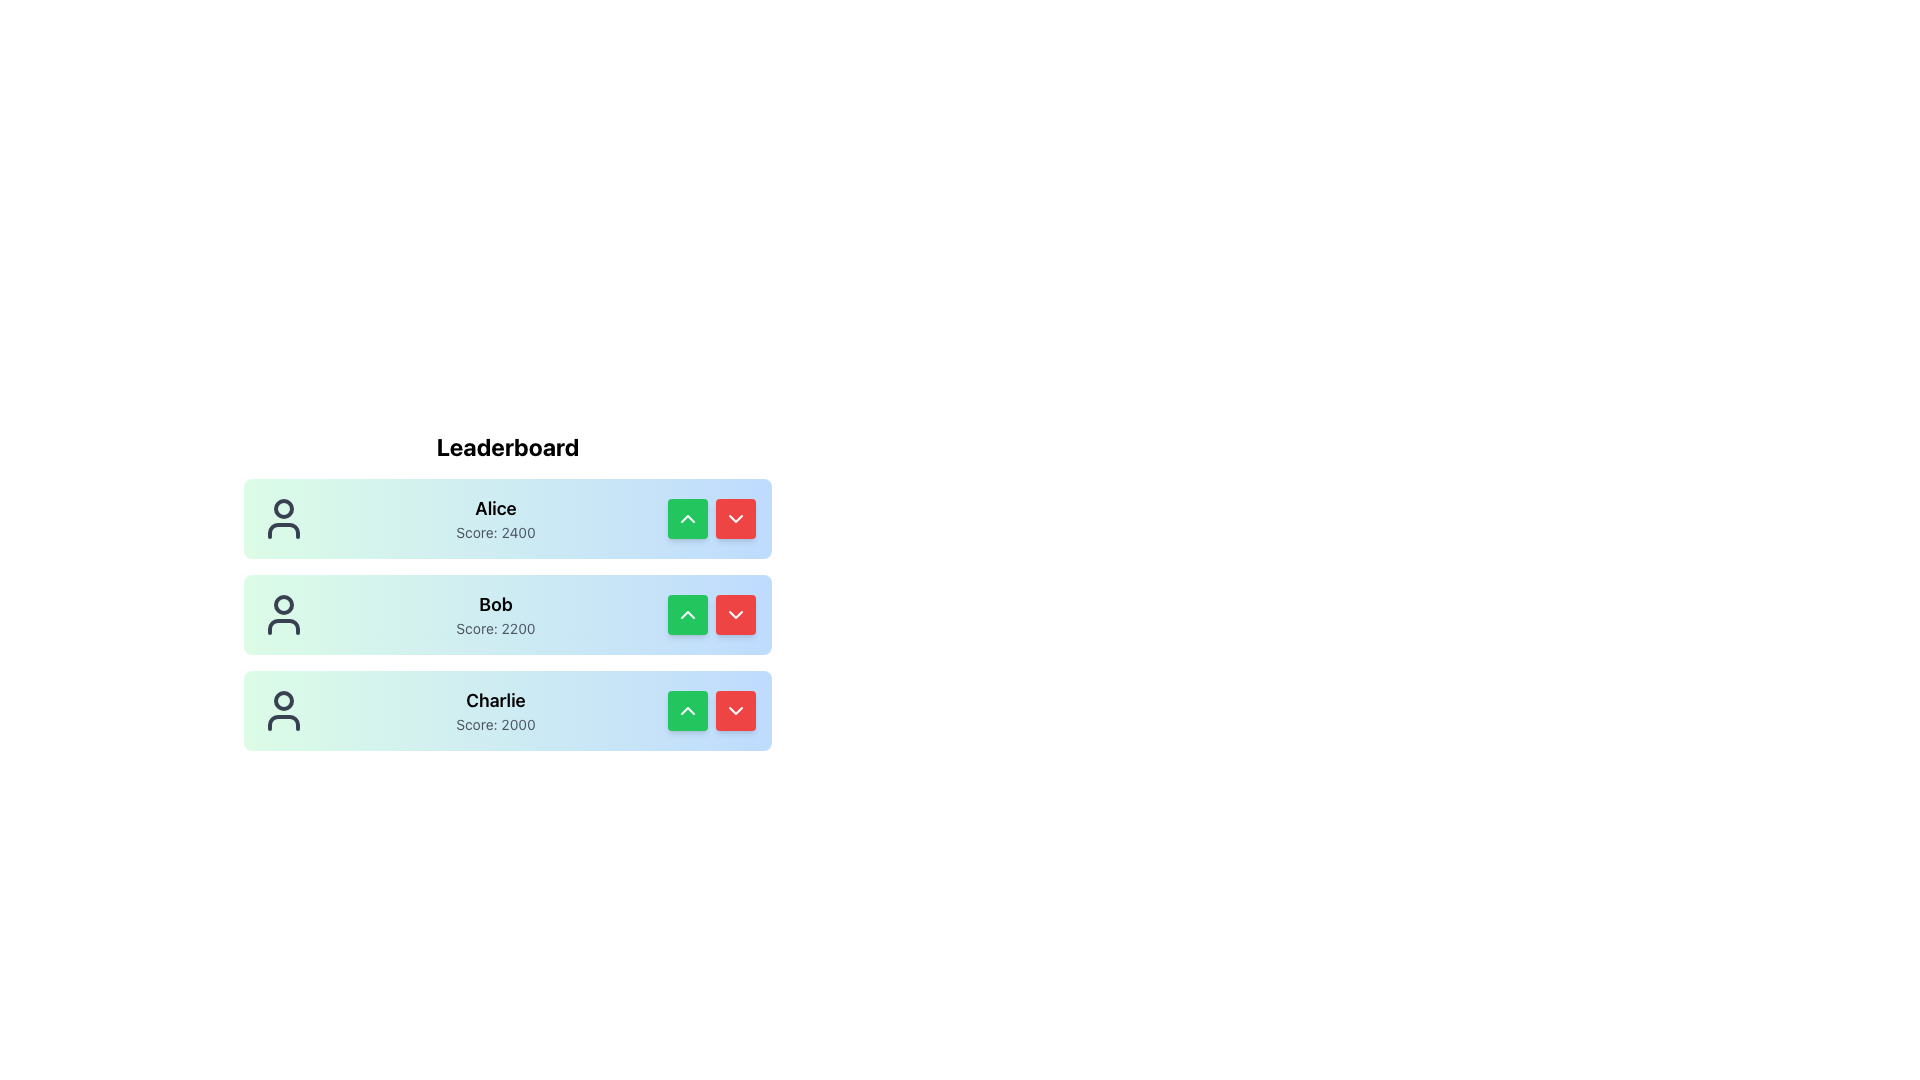 The height and width of the screenshot is (1080, 1920). I want to click on the user avatar icon for 'Alice' in the leaderboard, which is positioned to the left of the text 'Alice' and 'Score: 2400', so click(282, 518).